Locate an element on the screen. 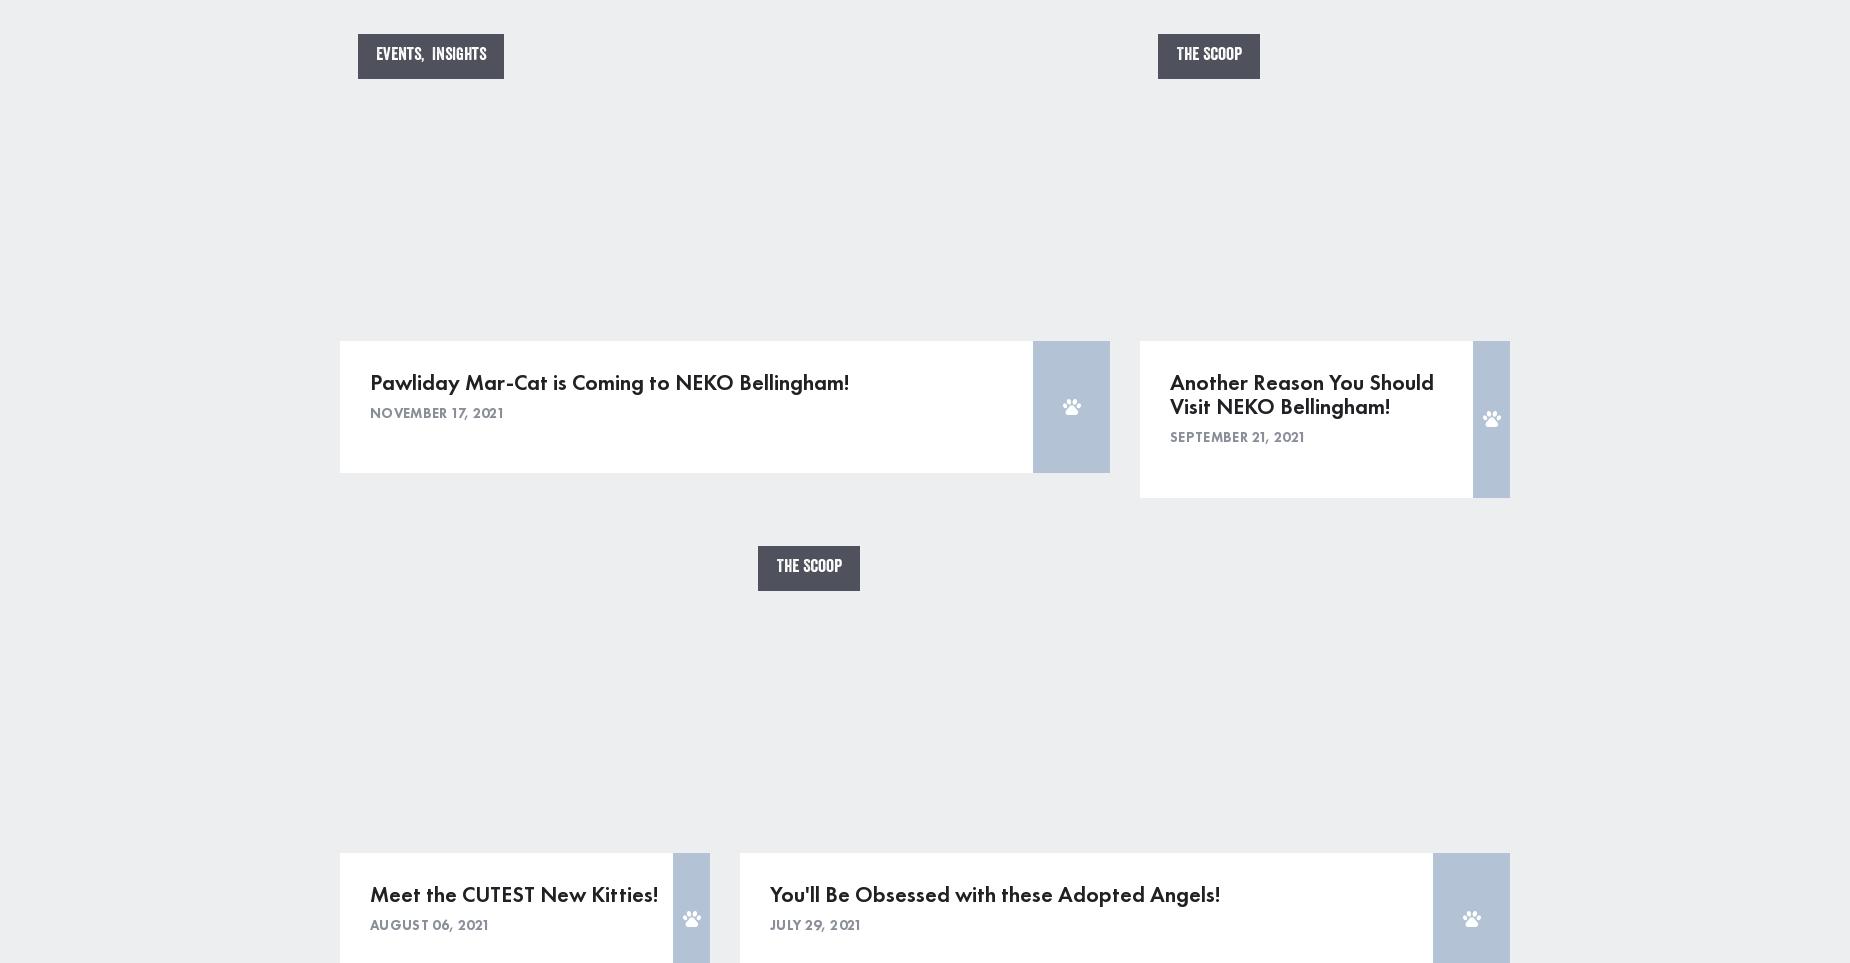  'Pawliday Mar-Cat is Coming to NEKO Bellingham!' is located at coordinates (609, 380).